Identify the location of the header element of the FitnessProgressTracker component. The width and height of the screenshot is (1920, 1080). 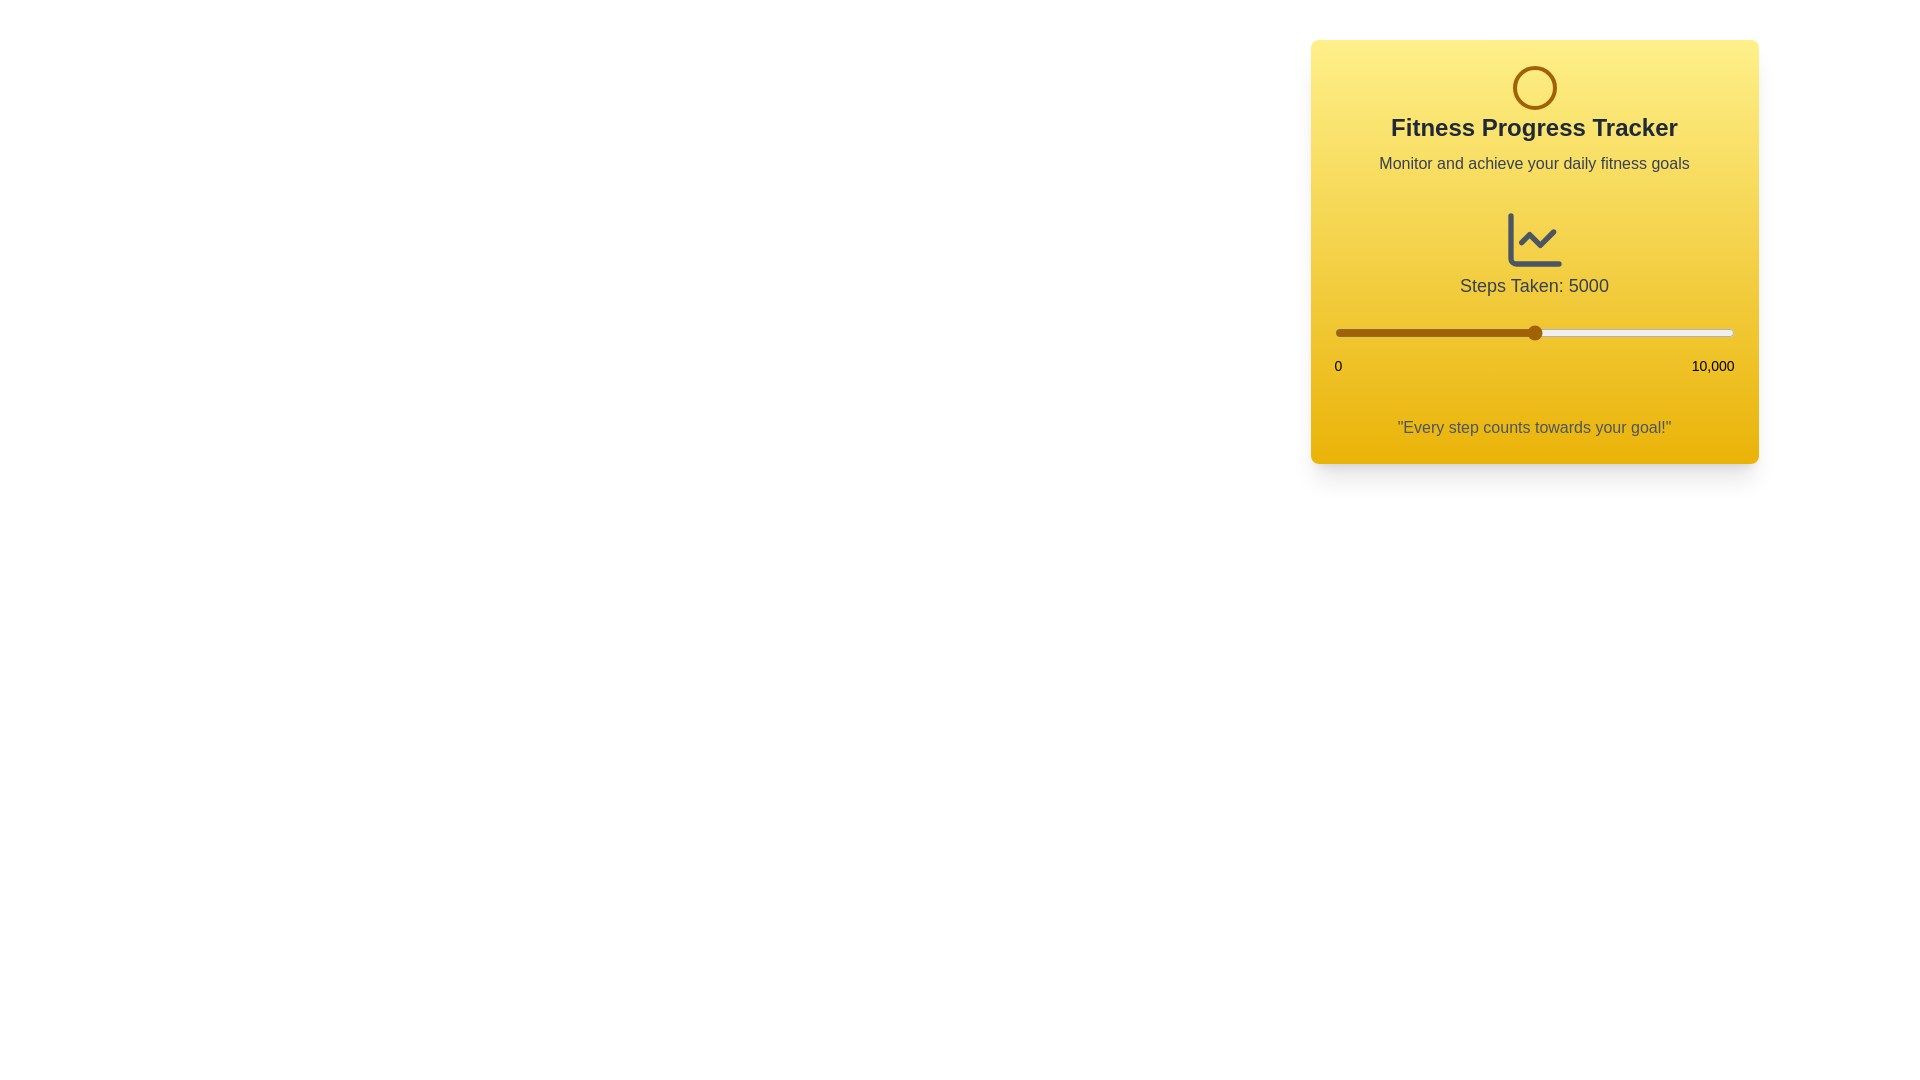
(1533, 119).